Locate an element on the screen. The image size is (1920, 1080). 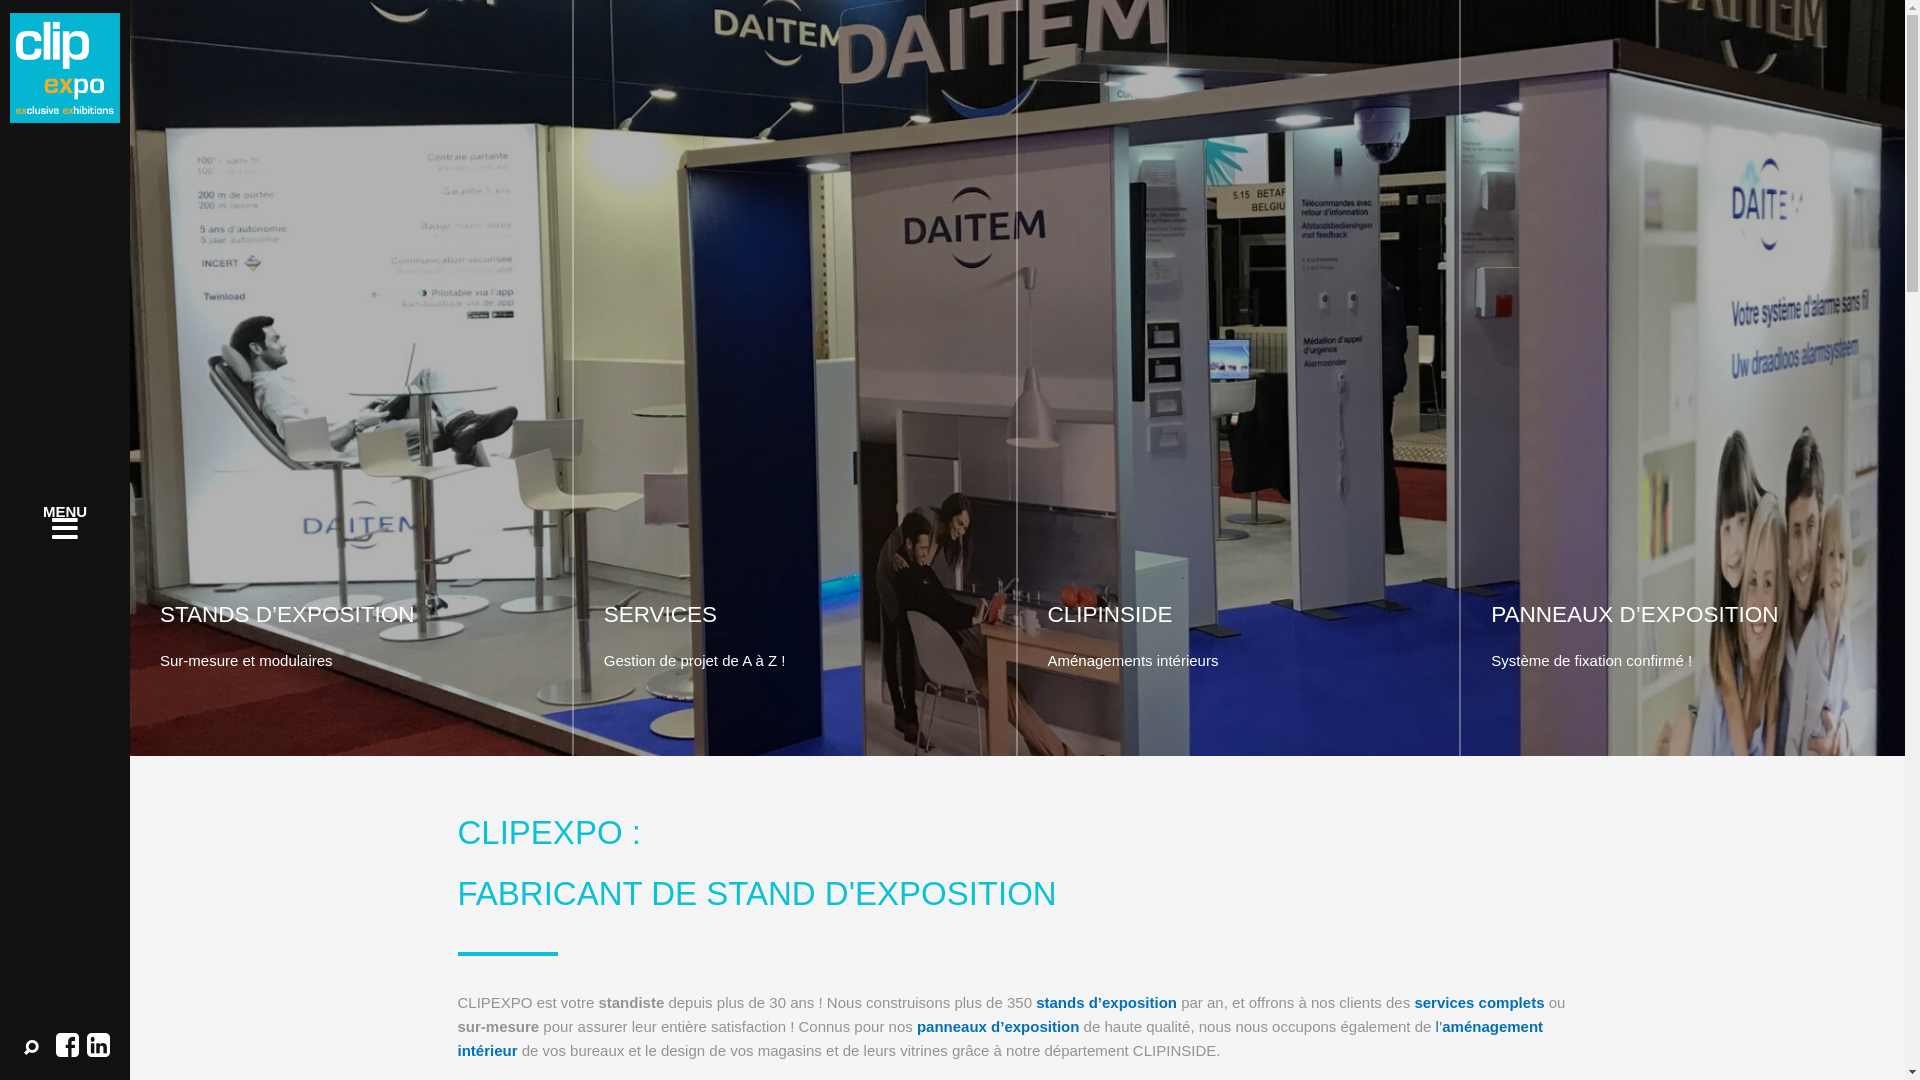
'services complets' is located at coordinates (1478, 1002).